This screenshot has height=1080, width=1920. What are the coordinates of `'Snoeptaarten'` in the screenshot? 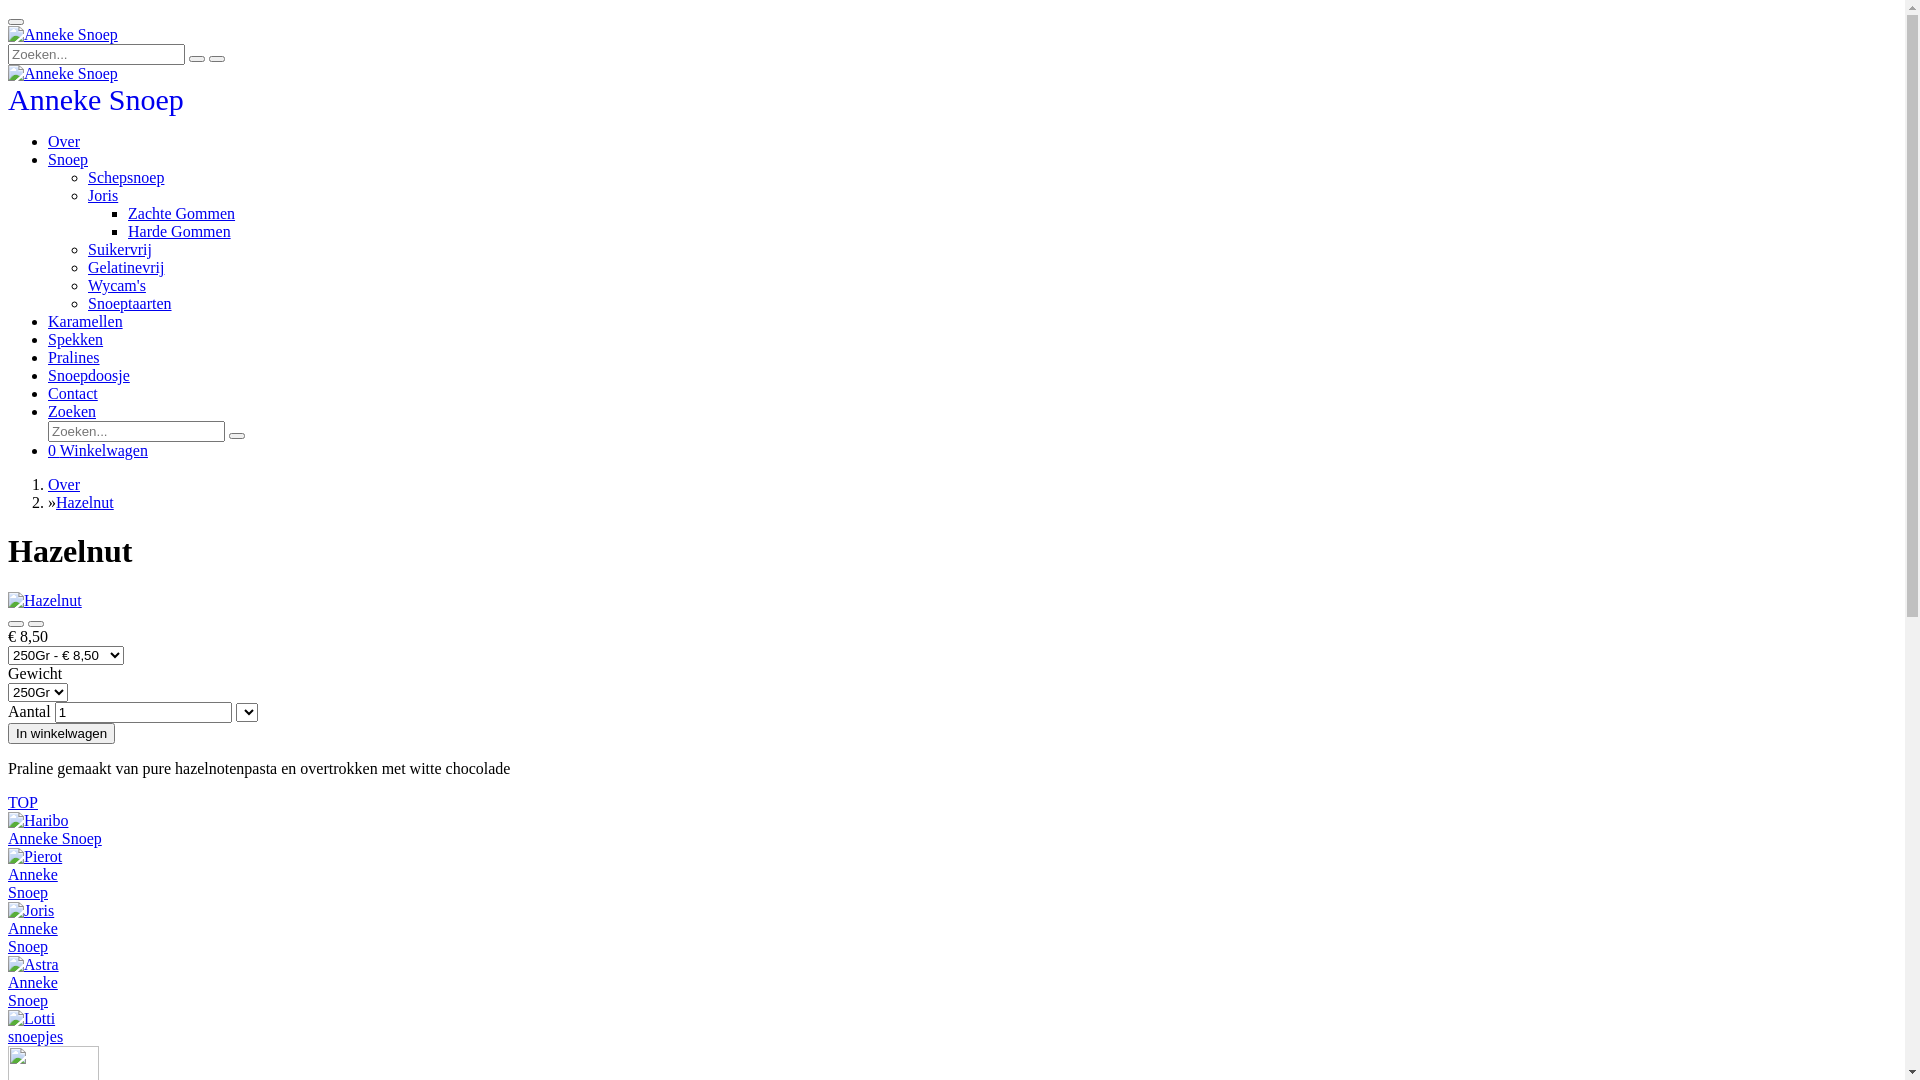 It's located at (86, 303).